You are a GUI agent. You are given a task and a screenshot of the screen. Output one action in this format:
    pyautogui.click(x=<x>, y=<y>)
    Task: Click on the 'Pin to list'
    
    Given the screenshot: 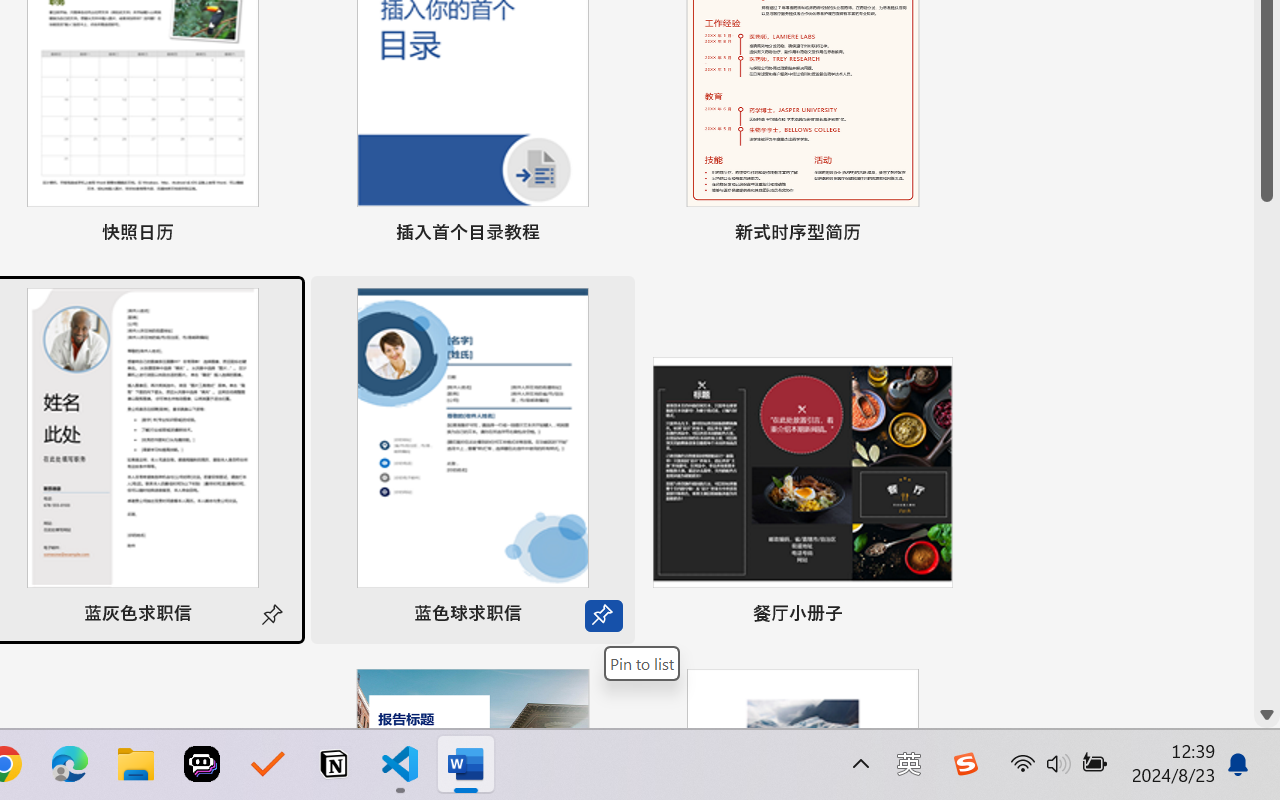 What is the action you would take?
    pyautogui.click(x=641, y=662)
    